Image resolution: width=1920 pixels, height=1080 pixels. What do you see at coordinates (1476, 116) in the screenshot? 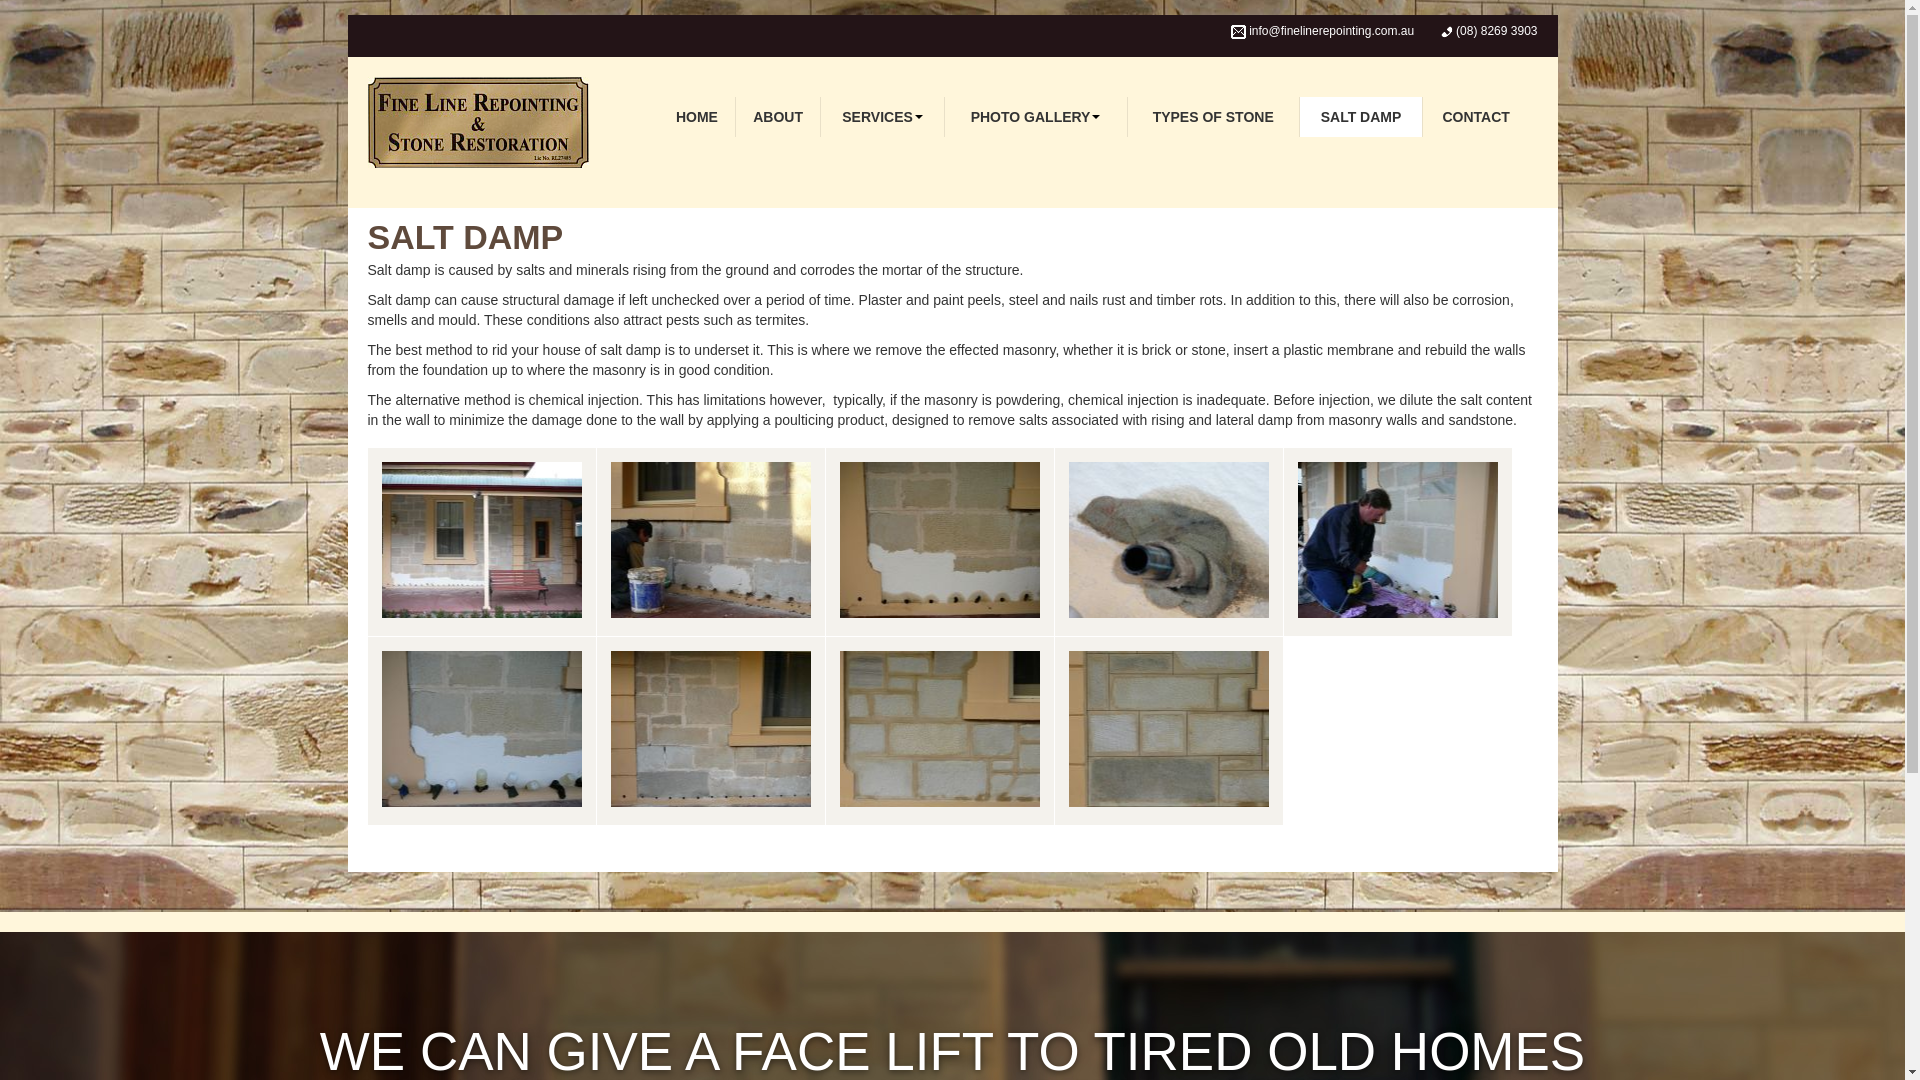
I see `'CONTACT'` at bounding box center [1476, 116].